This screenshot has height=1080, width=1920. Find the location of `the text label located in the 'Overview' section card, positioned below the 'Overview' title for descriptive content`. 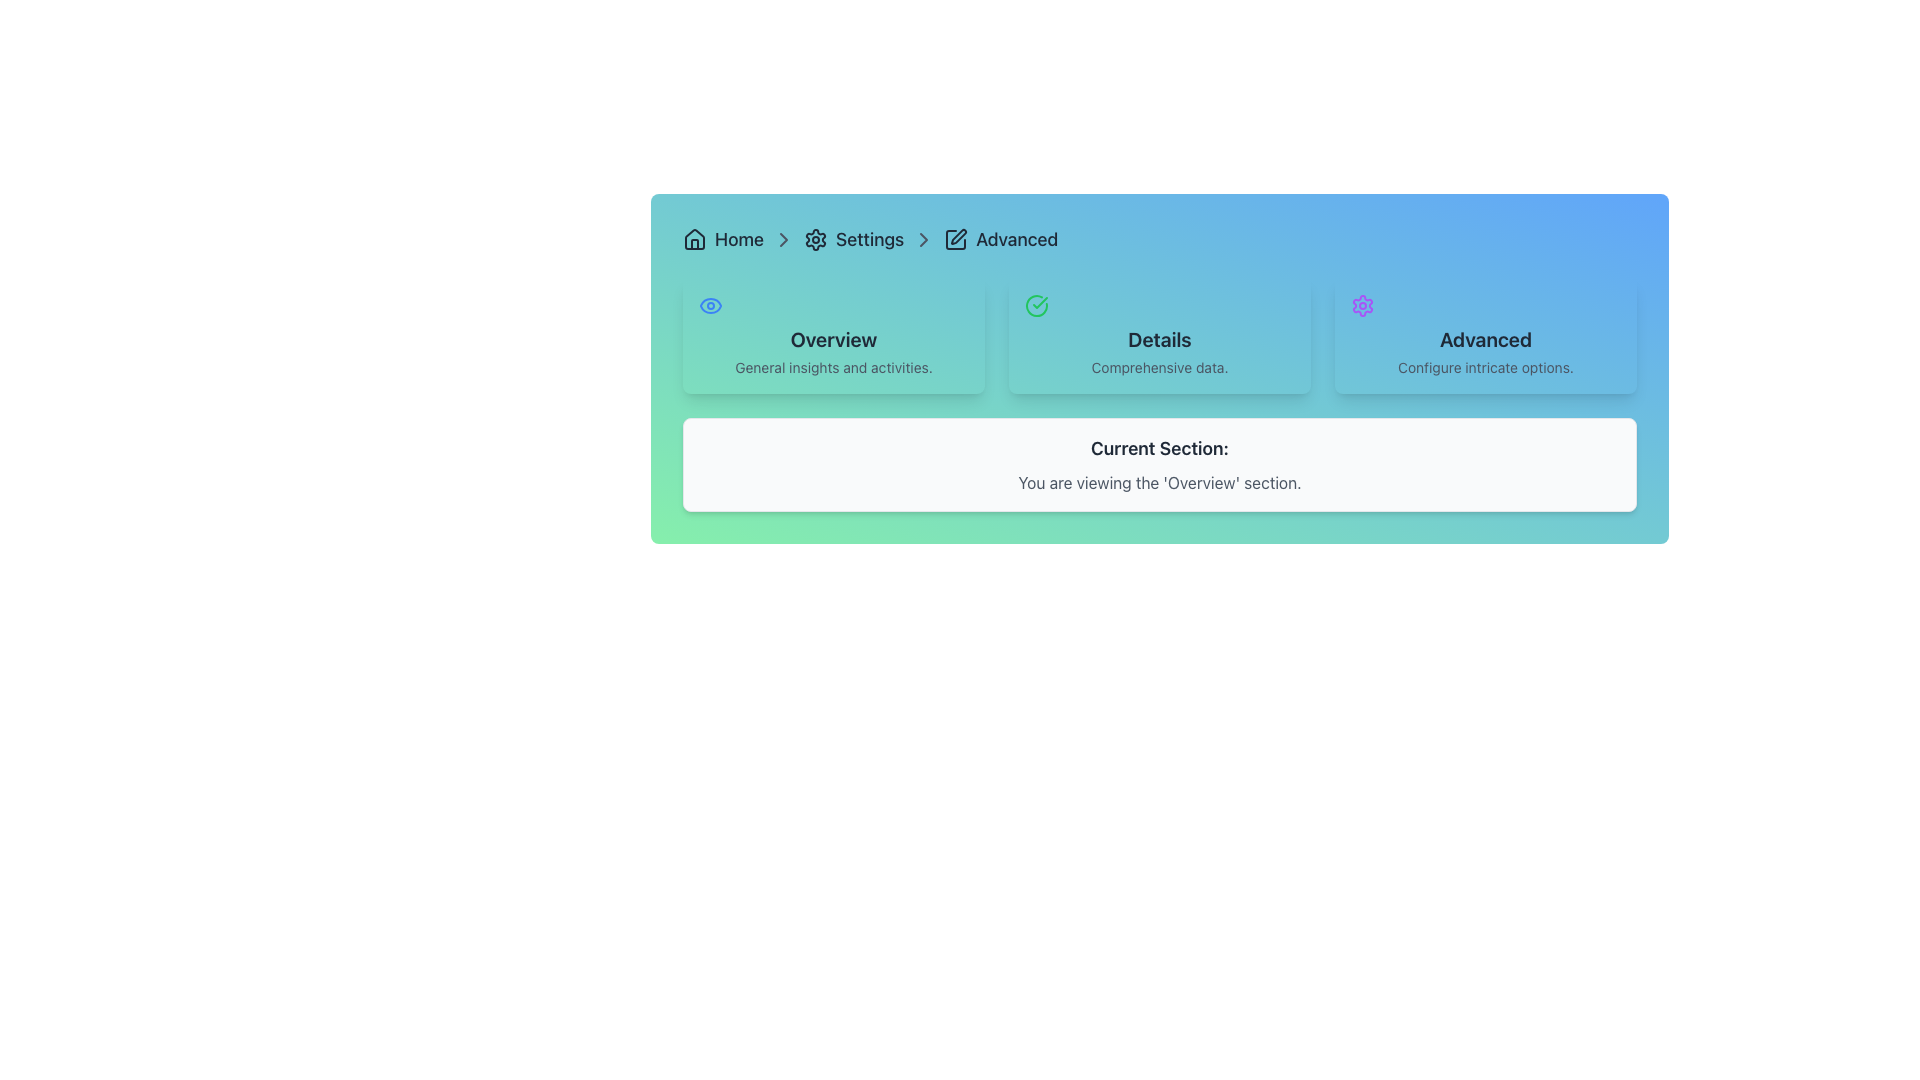

the text label located in the 'Overview' section card, positioned below the 'Overview' title for descriptive content is located at coordinates (834, 367).